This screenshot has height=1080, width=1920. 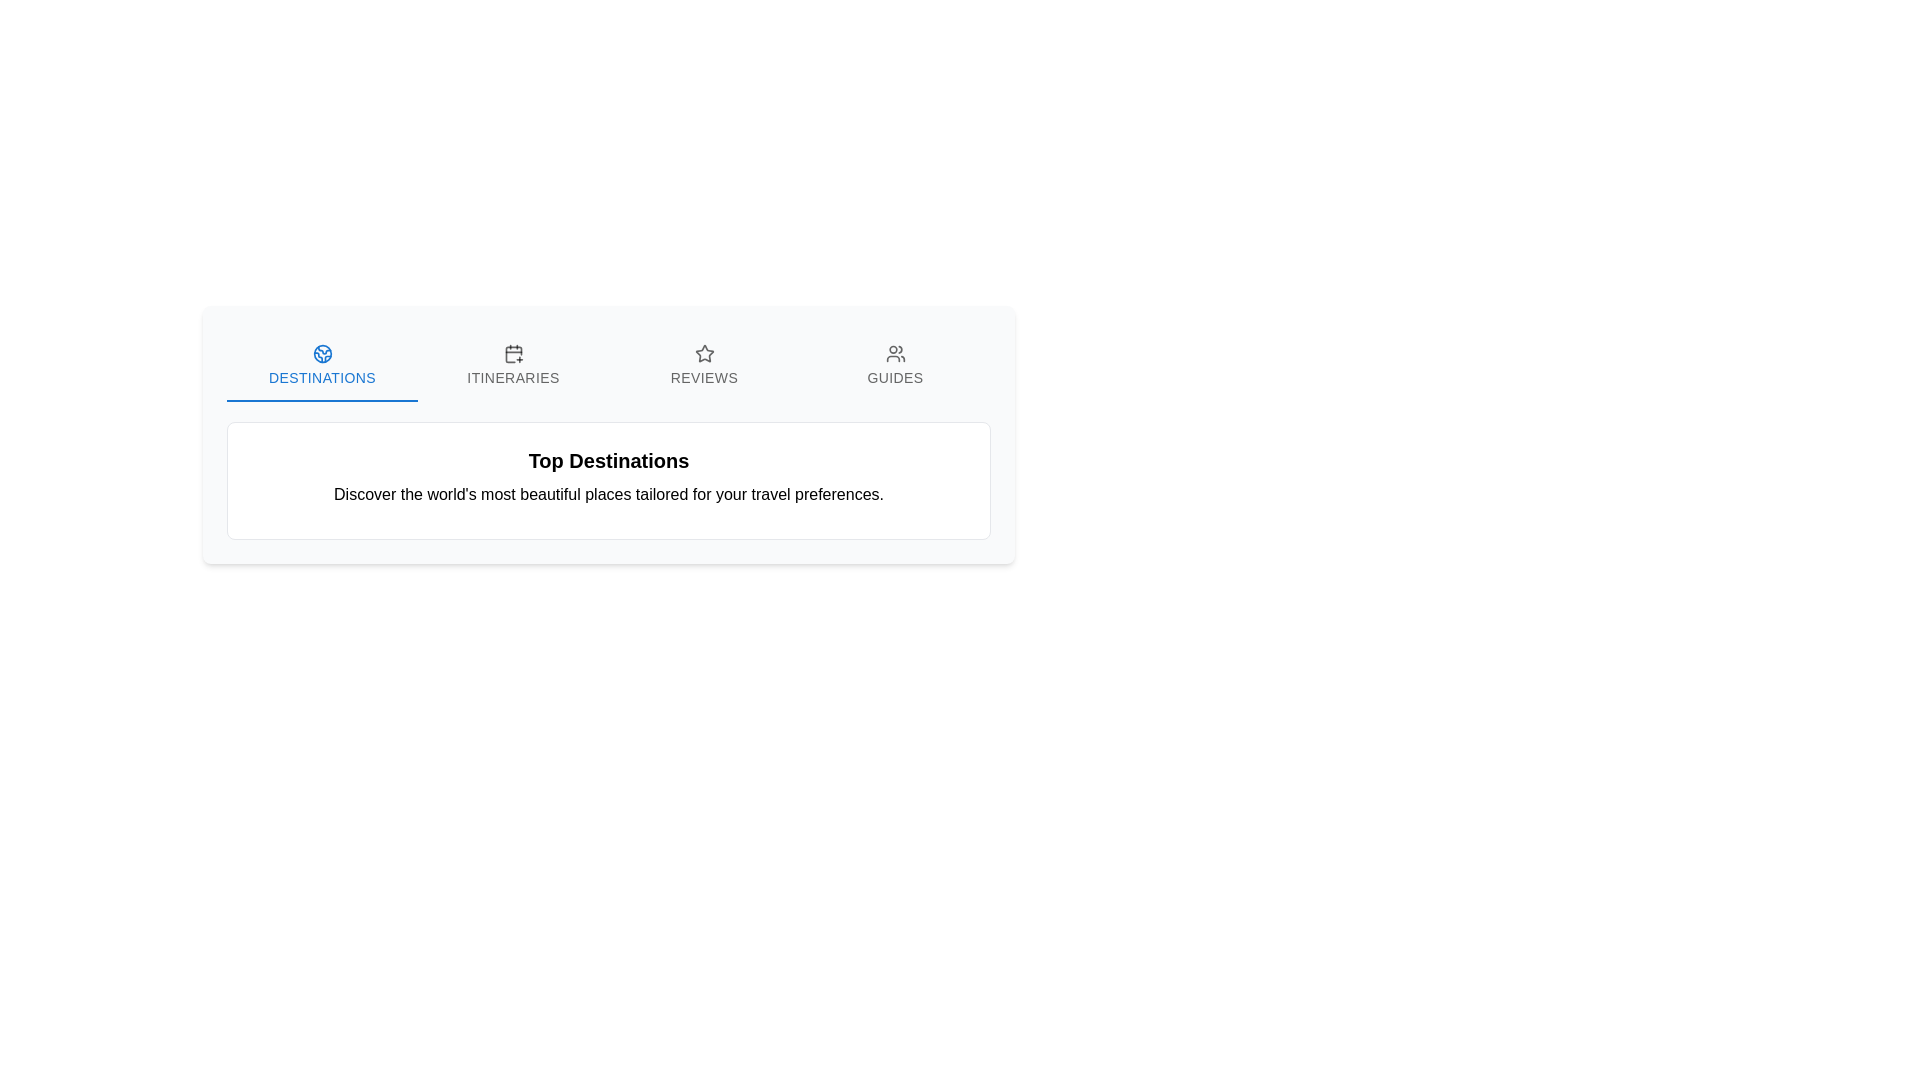 I want to click on the third tab button, so click(x=704, y=366).